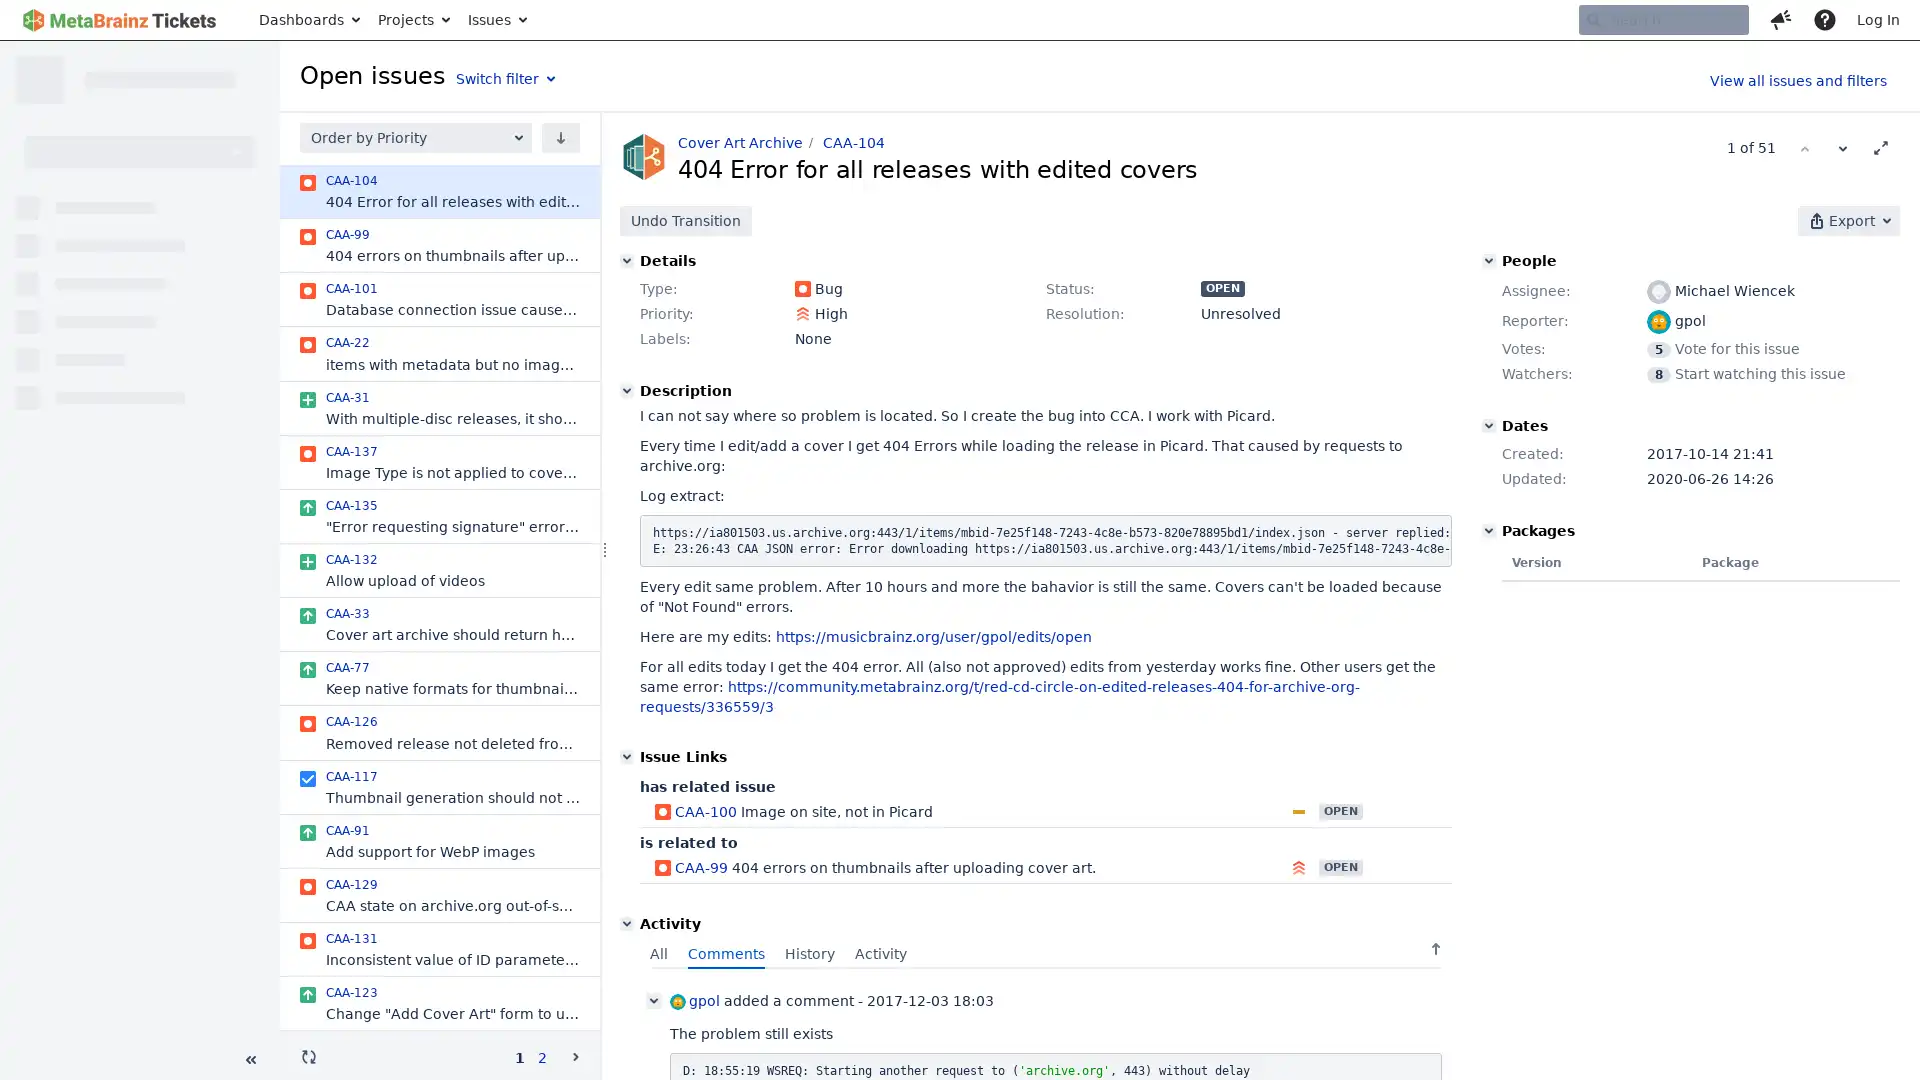 The image size is (1920, 1080). Describe the element at coordinates (1880, 146) in the screenshot. I see `Expand issue ( z )` at that location.